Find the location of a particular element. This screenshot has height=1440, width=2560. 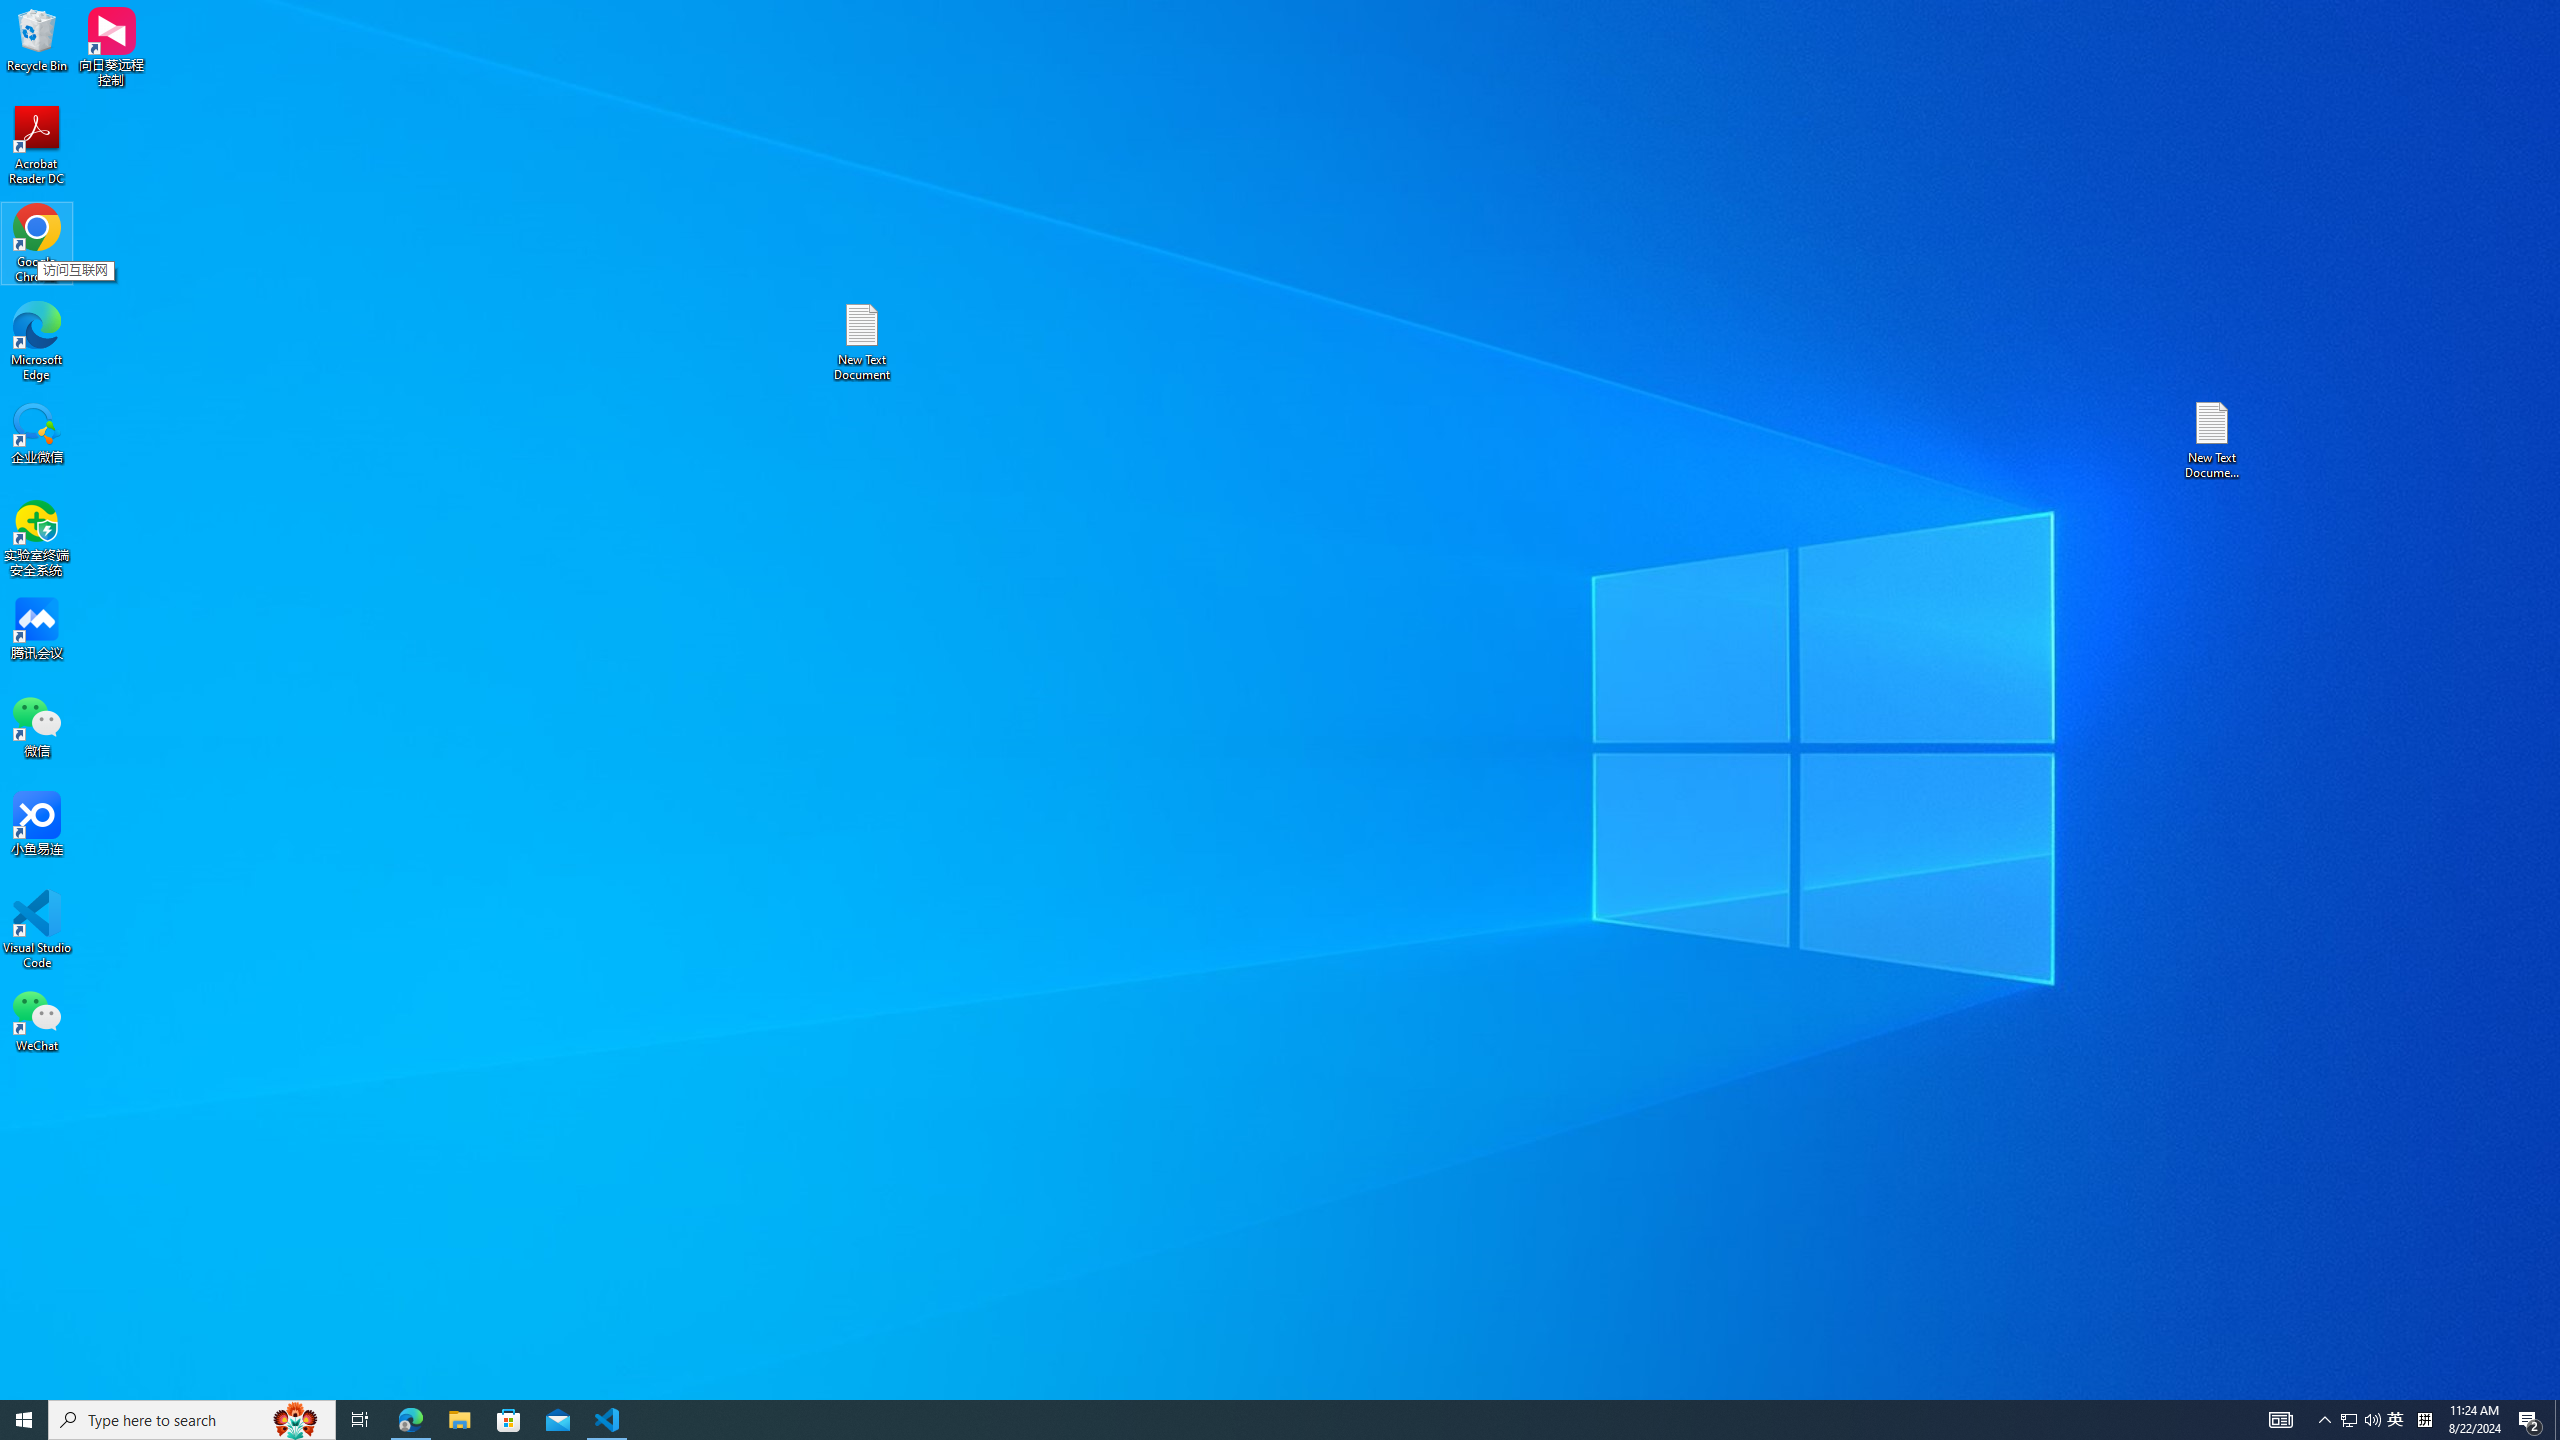

'Recycle Bin' is located at coordinates (36, 38).